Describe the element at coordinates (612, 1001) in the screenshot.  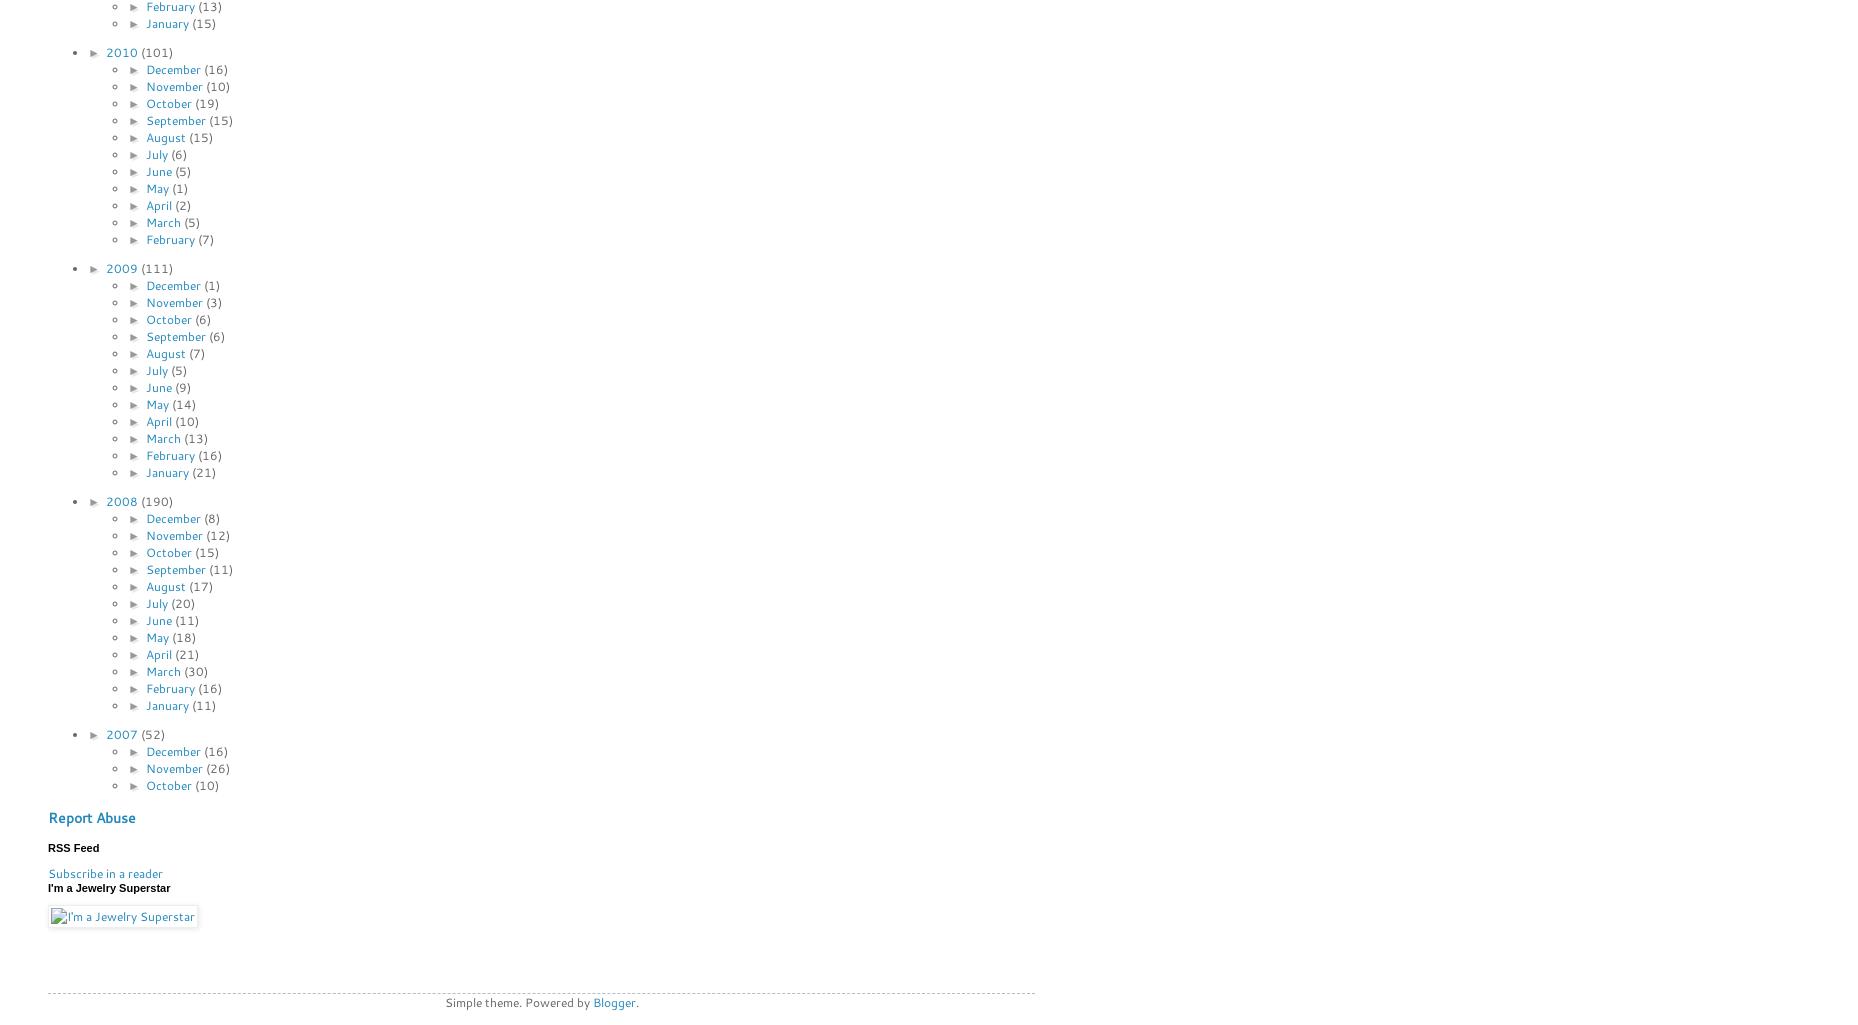
I see `'Blogger'` at that location.